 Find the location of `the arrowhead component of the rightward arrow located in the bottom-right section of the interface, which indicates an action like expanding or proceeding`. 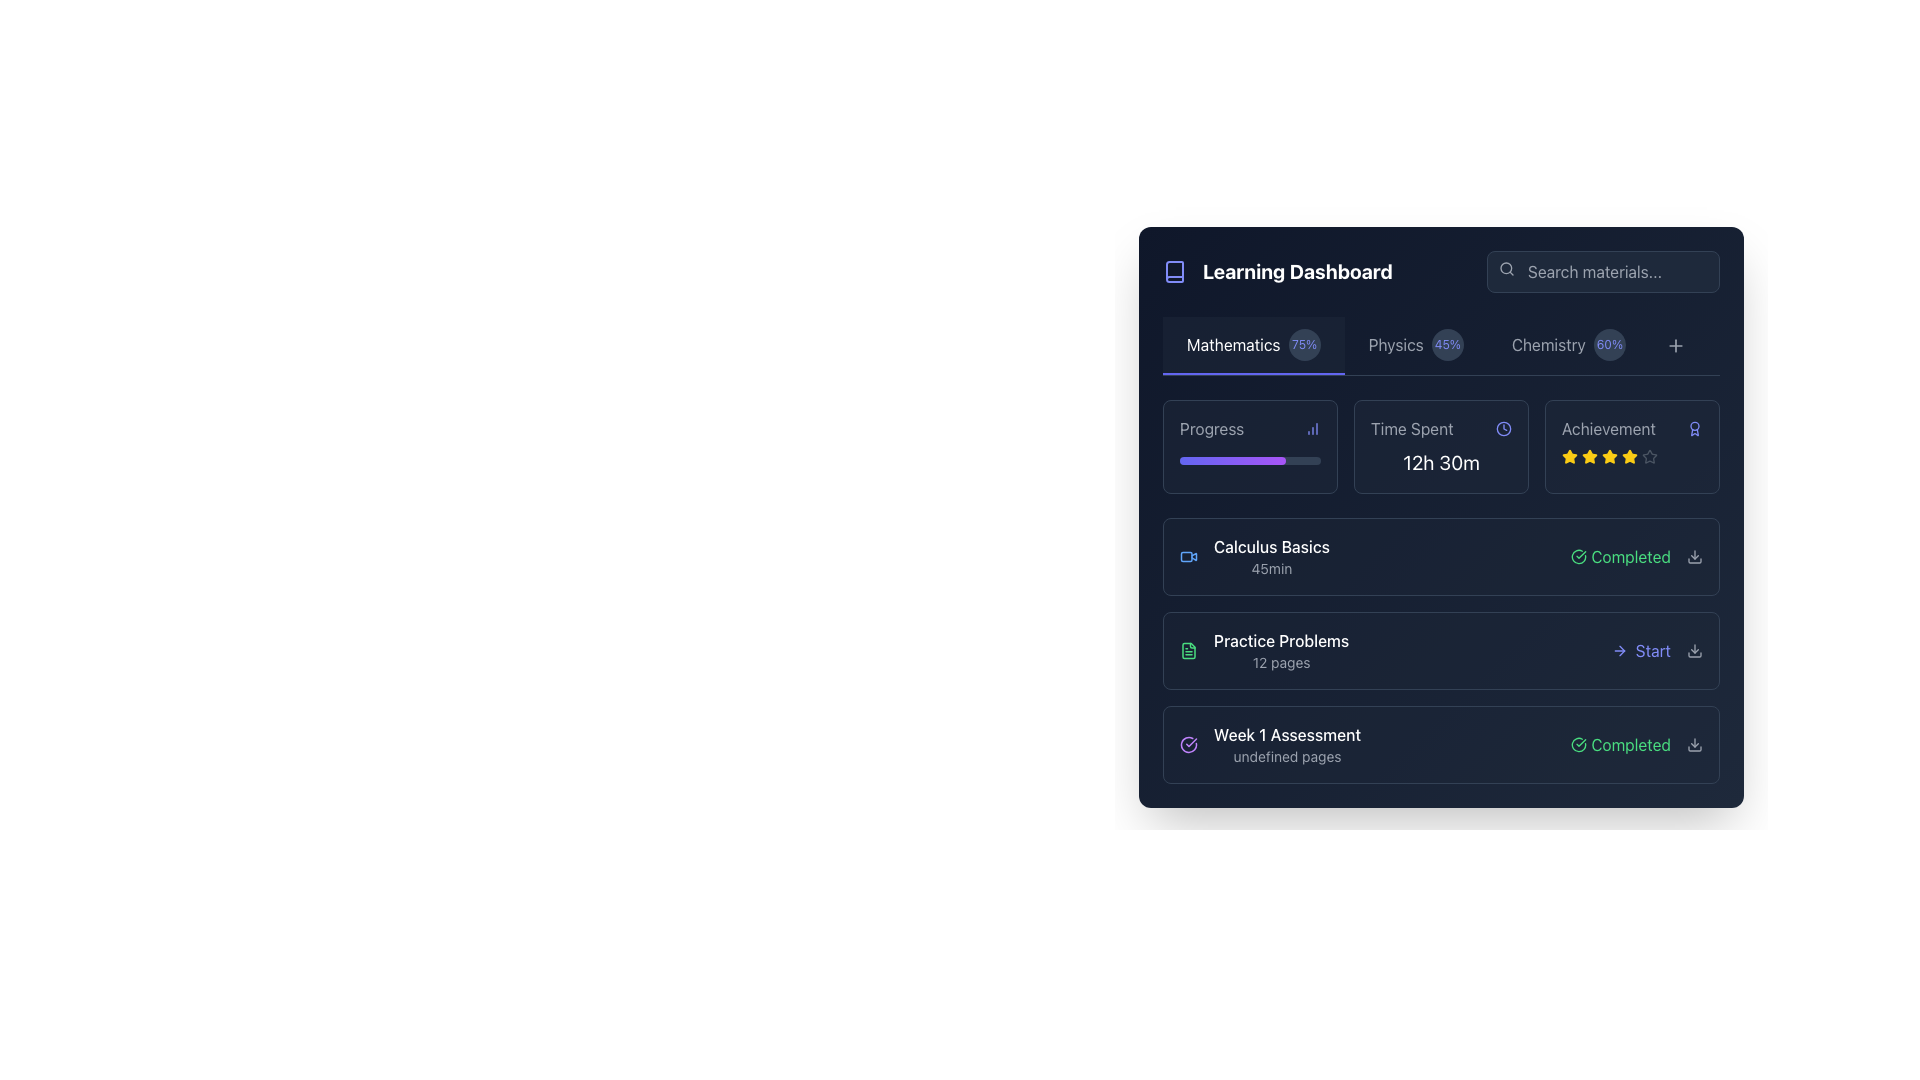

the arrowhead component of the rightward arrow located in the bottom-right section of the interface, which indicates an action like expanding or proceeding is located at coordinates (1622, 651).